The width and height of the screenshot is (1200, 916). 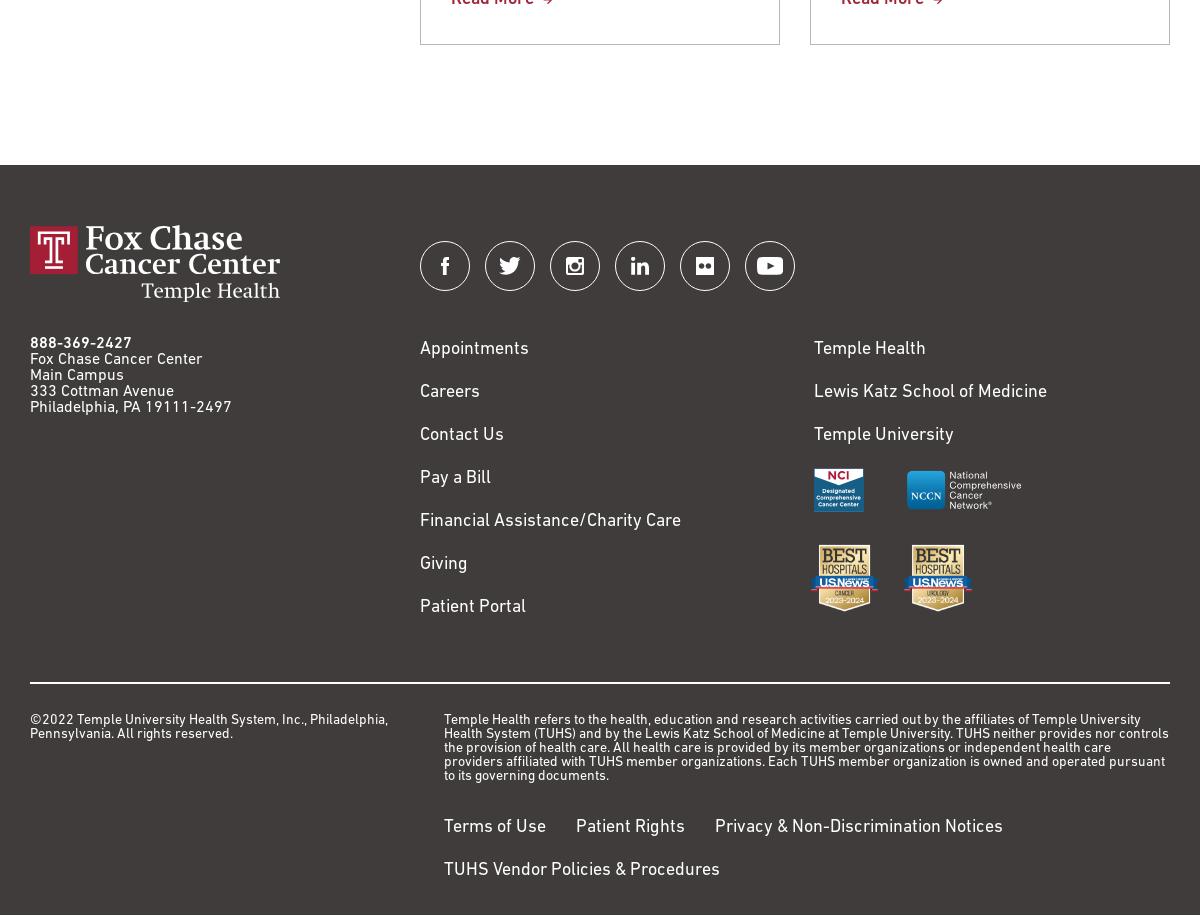 What do you see at coordinates (472, 607) in the screenshot?
I see `'Patient Portal'` at bounding box center [472, 607].